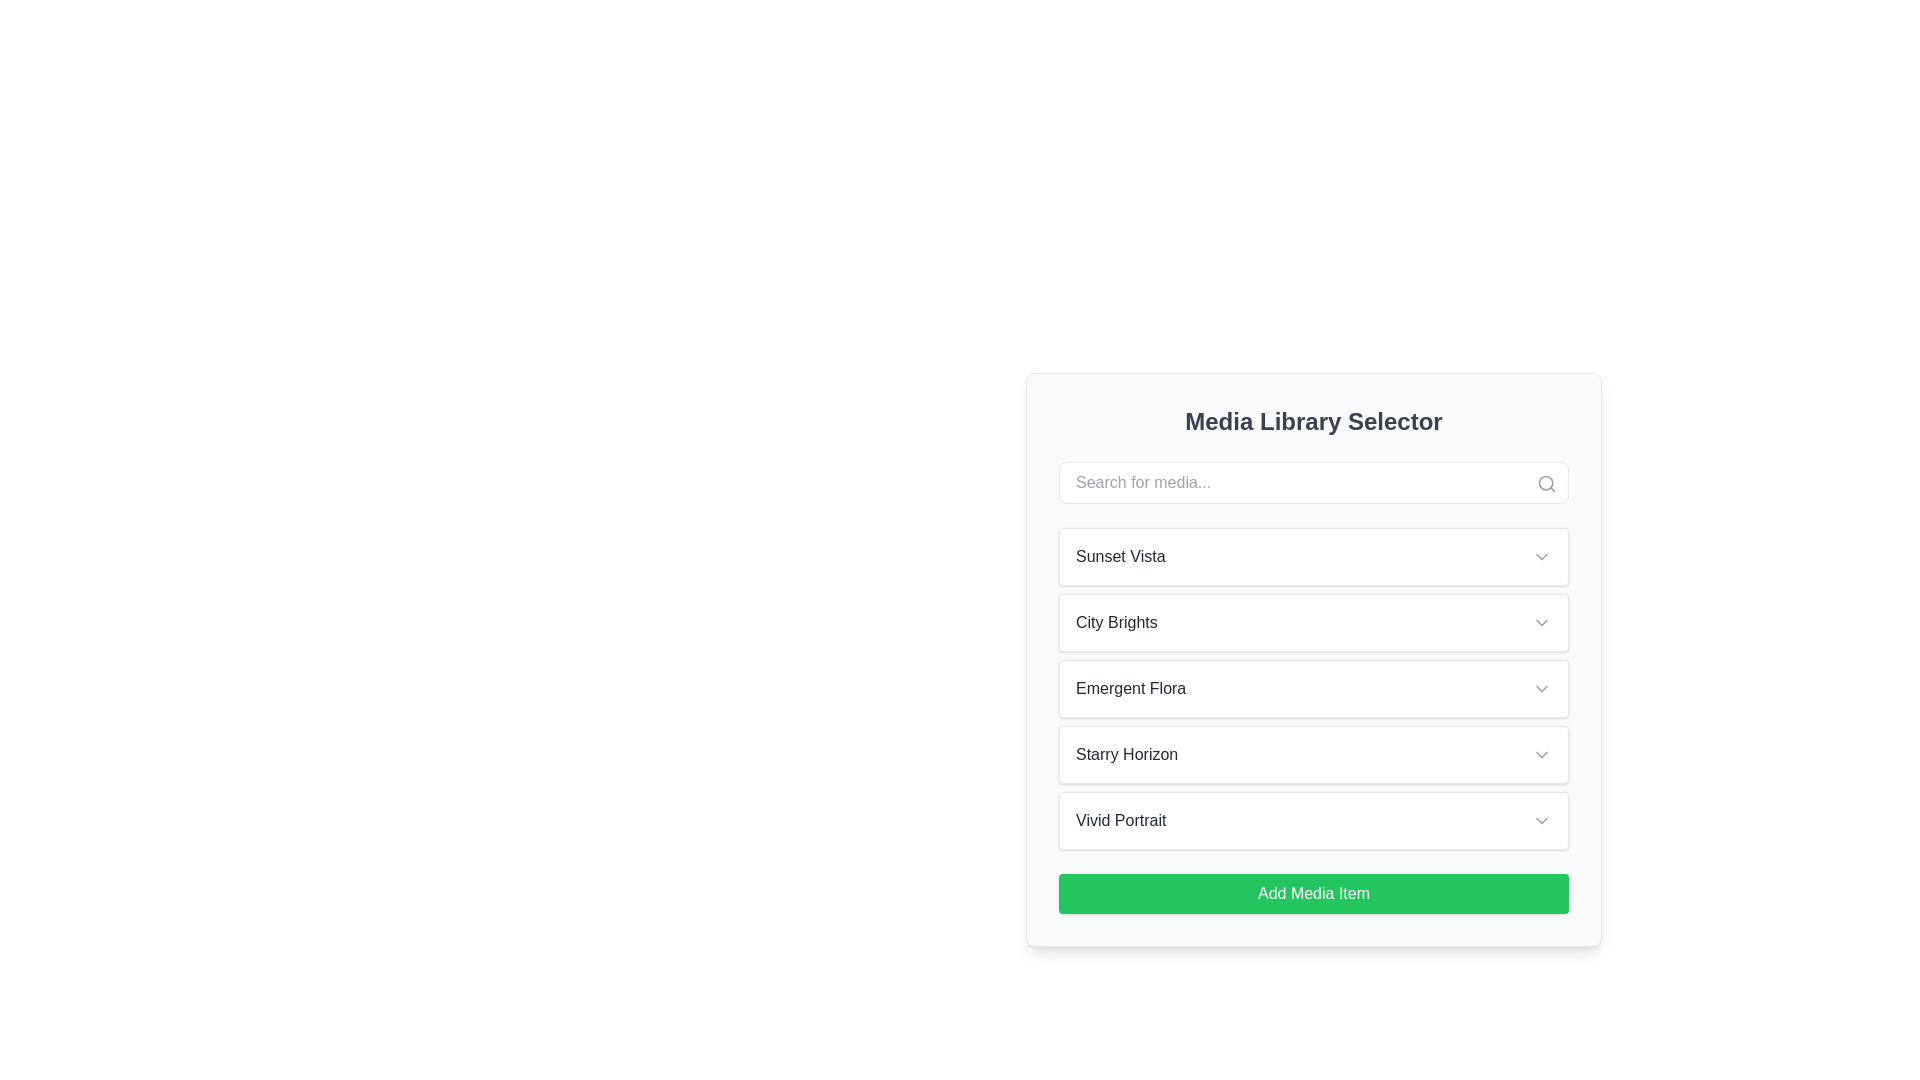 The image size is (1920, 1080). I want to click on the third selectable item labeled 'Emergent Flora' in the vertically-stacked list inside the 'Media Library Selector' panel, so click(1314, 688).